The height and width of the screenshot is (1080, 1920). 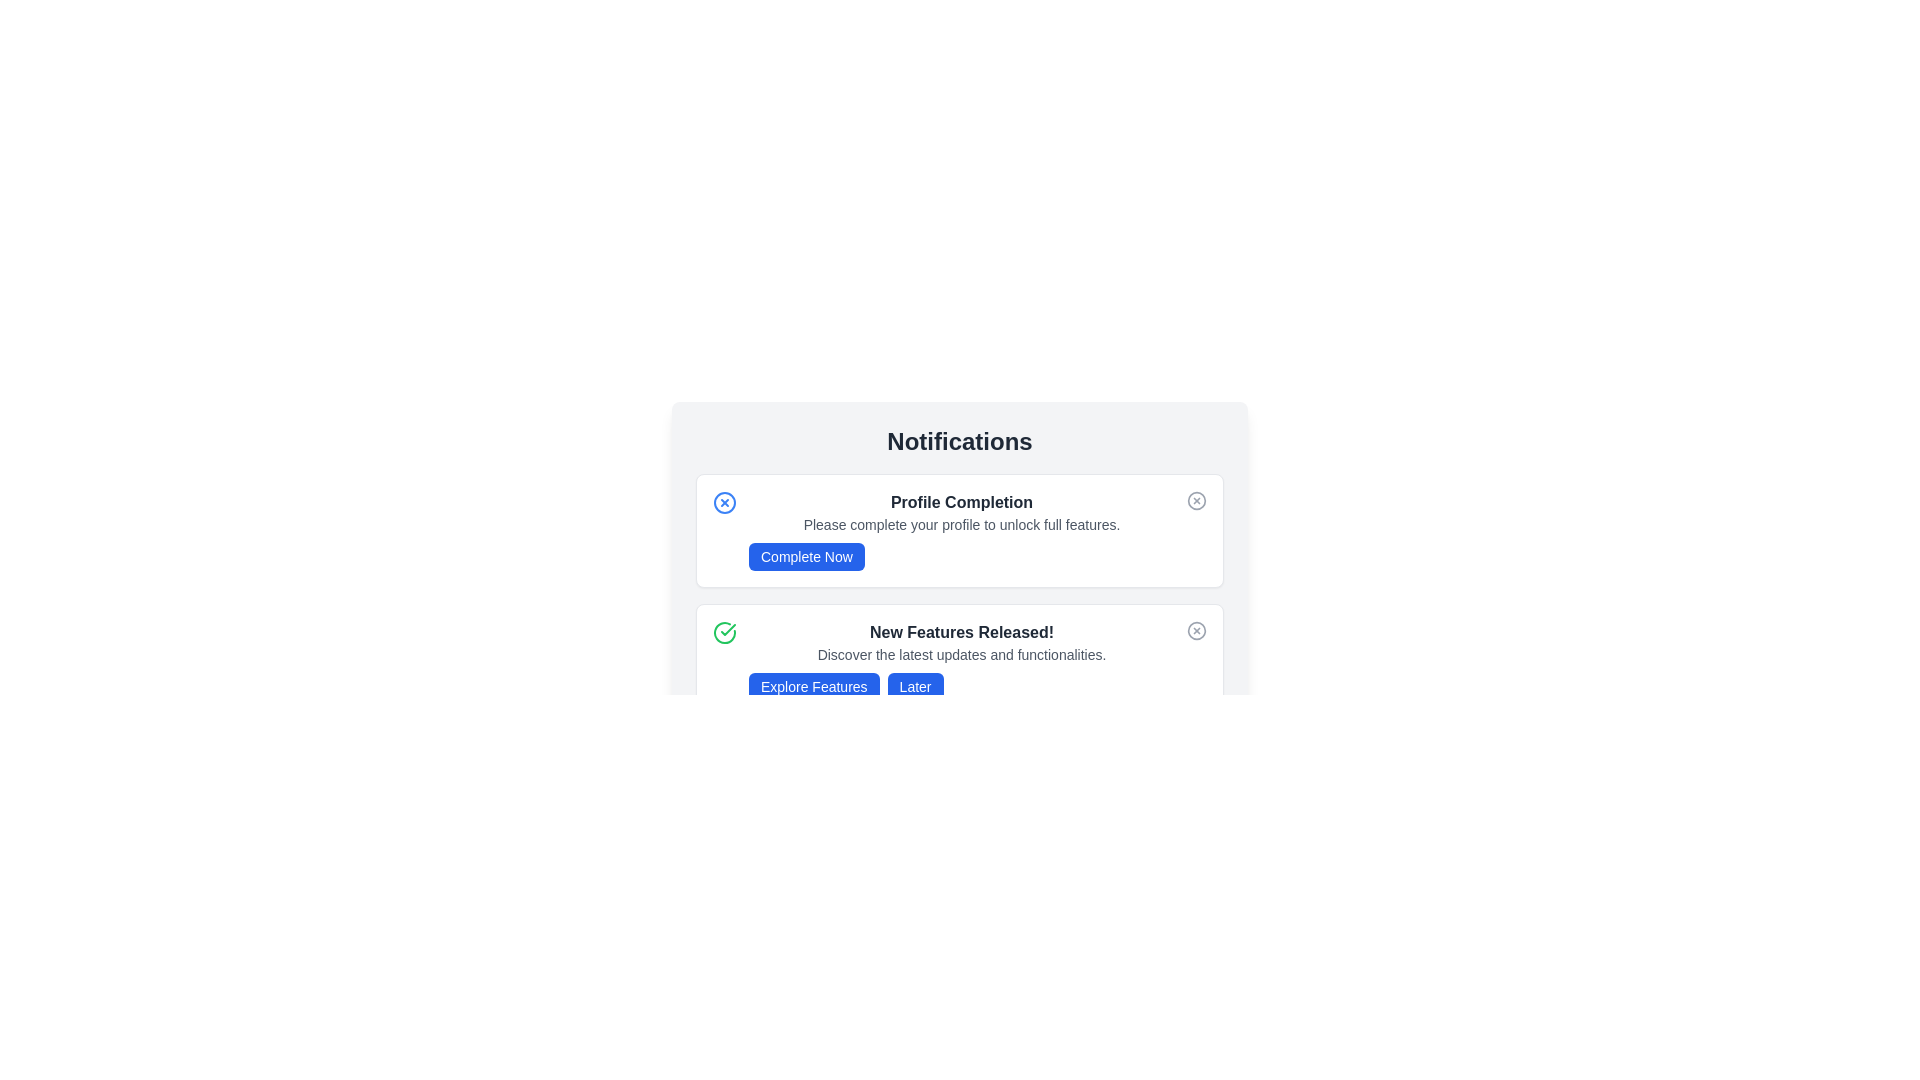 I want to click on the action button Later within a notification, so click(x=914, y=685).